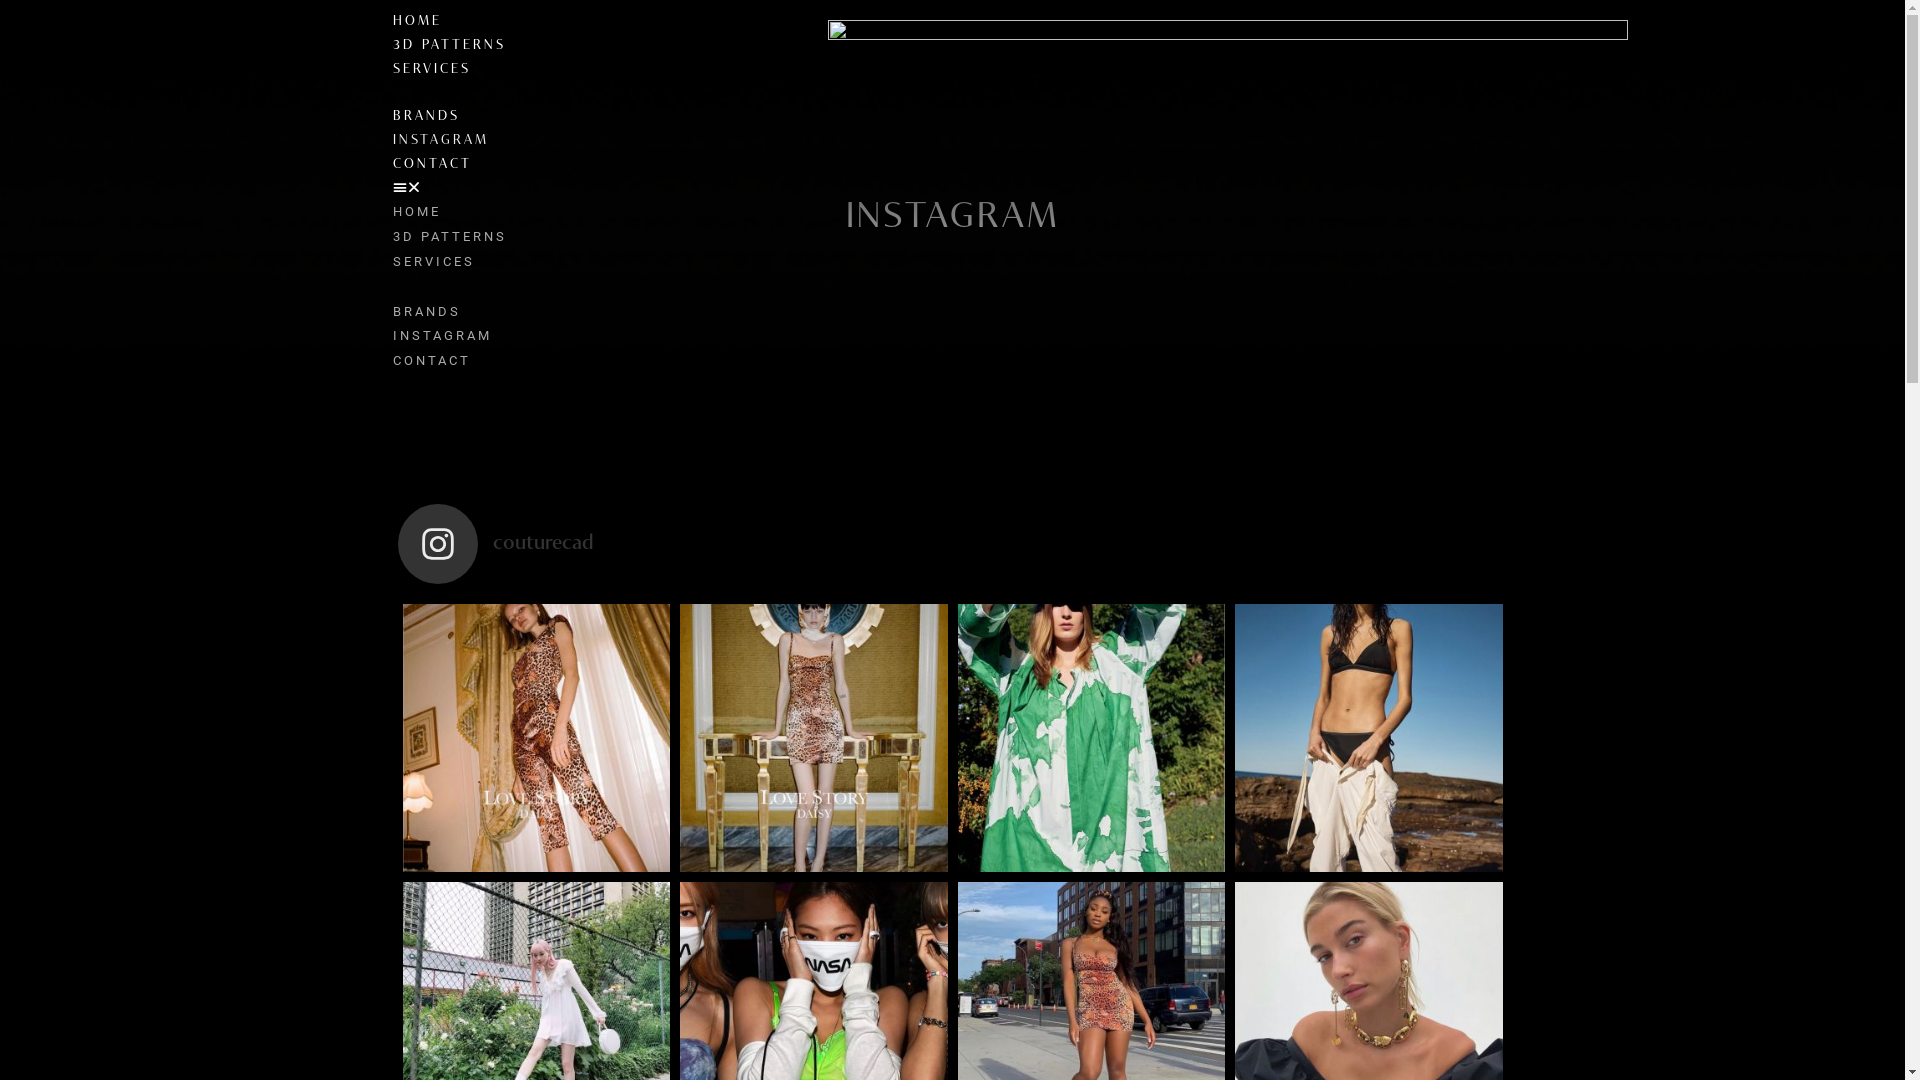  I want to click on 'CONTACT', so click(430, 163).